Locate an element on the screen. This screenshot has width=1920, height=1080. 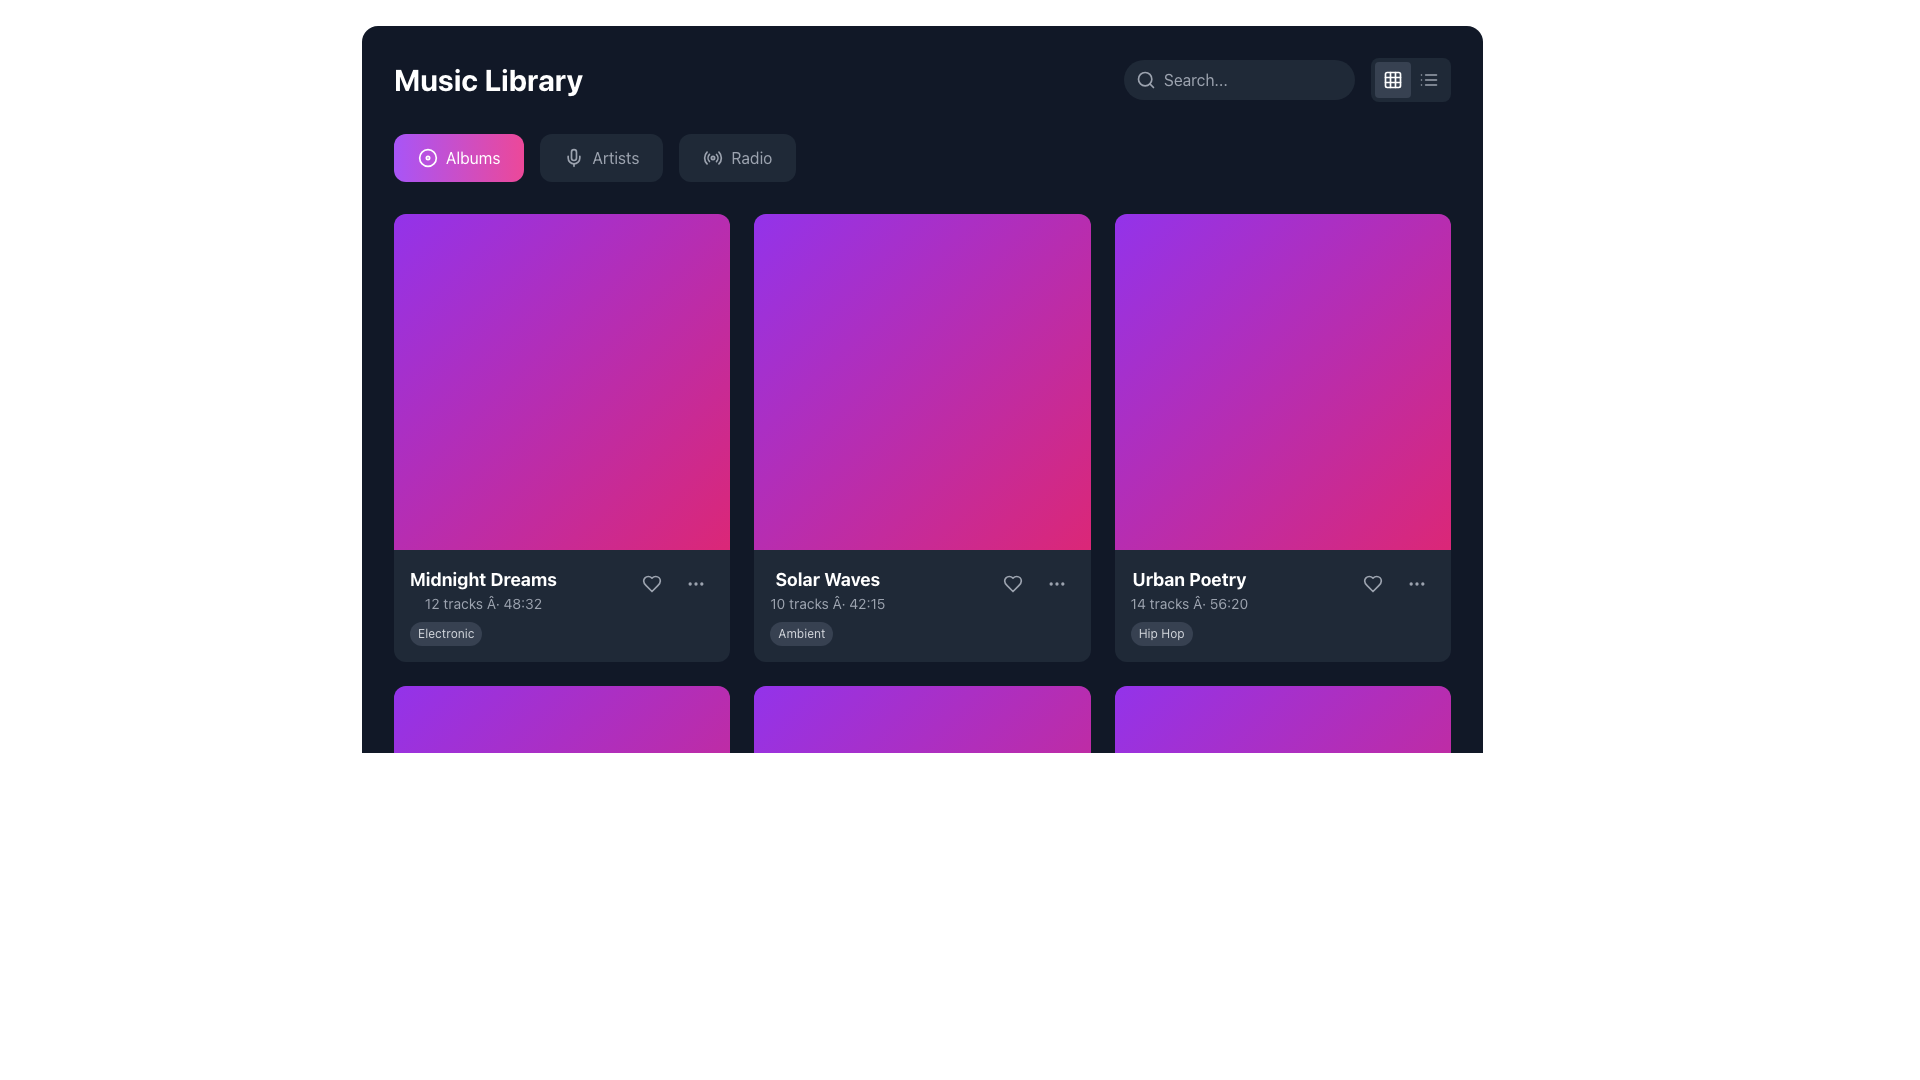
the first button labeled for navigating to the albums section, located beneath the 'Music Library' header and to the left of the 'Artists' and 'Radio' buttons is located at coordinates (472, 157).